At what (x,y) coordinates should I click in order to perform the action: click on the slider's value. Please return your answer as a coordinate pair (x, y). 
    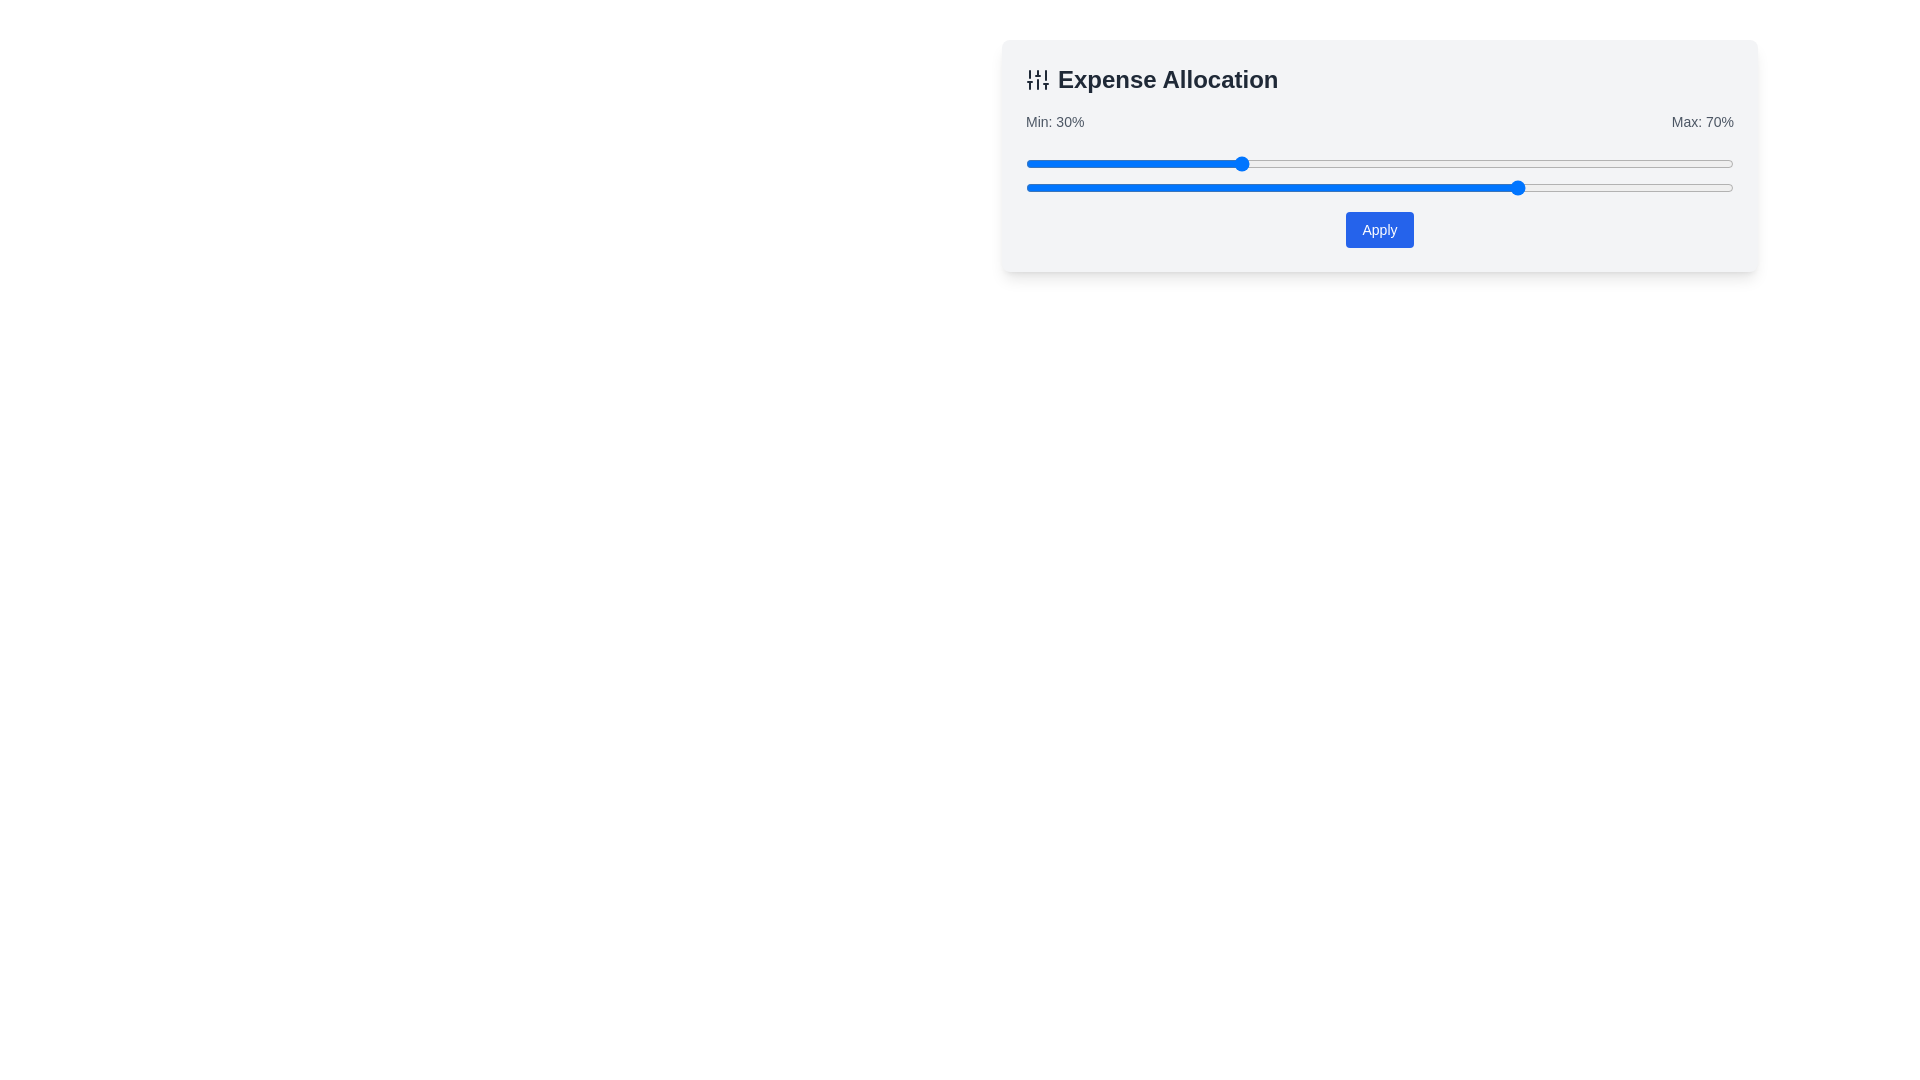
    Looking at the image, I should click on (1584, 188).